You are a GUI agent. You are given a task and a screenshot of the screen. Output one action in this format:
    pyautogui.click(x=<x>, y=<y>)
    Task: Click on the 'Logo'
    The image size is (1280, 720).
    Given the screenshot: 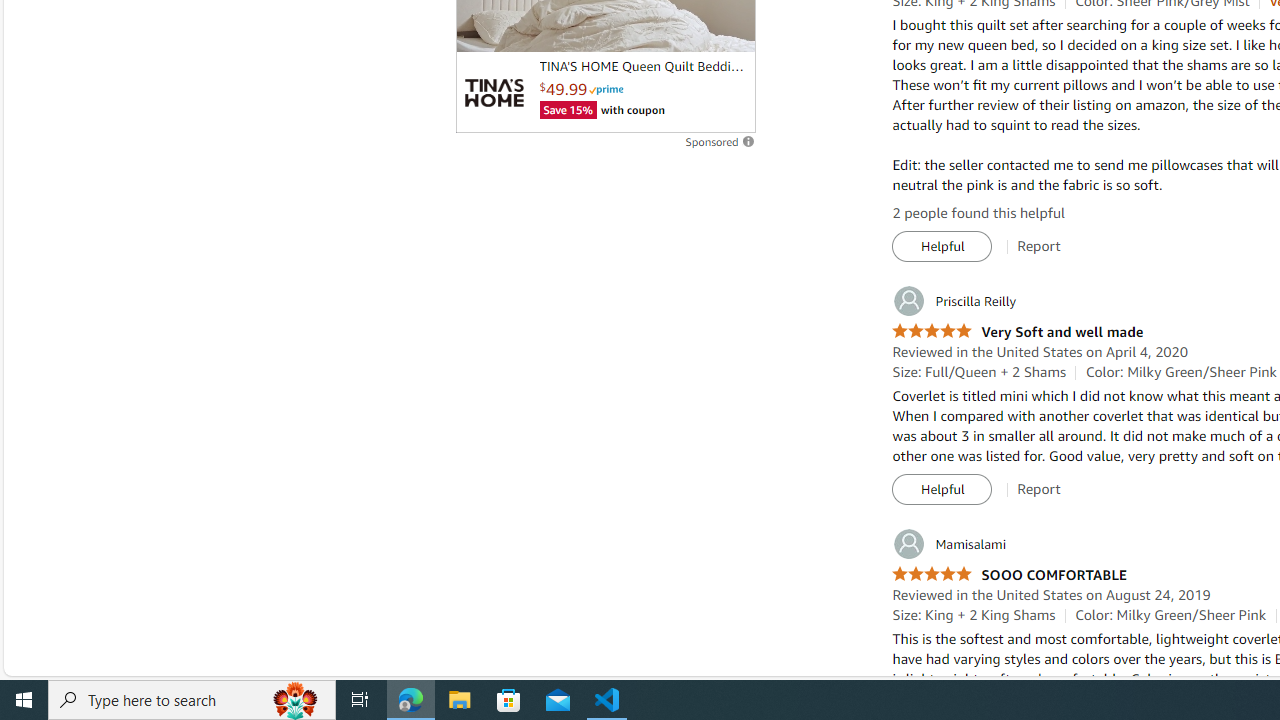 What is the action you would take?
    pyautogui.click(x=493, y=92)
    